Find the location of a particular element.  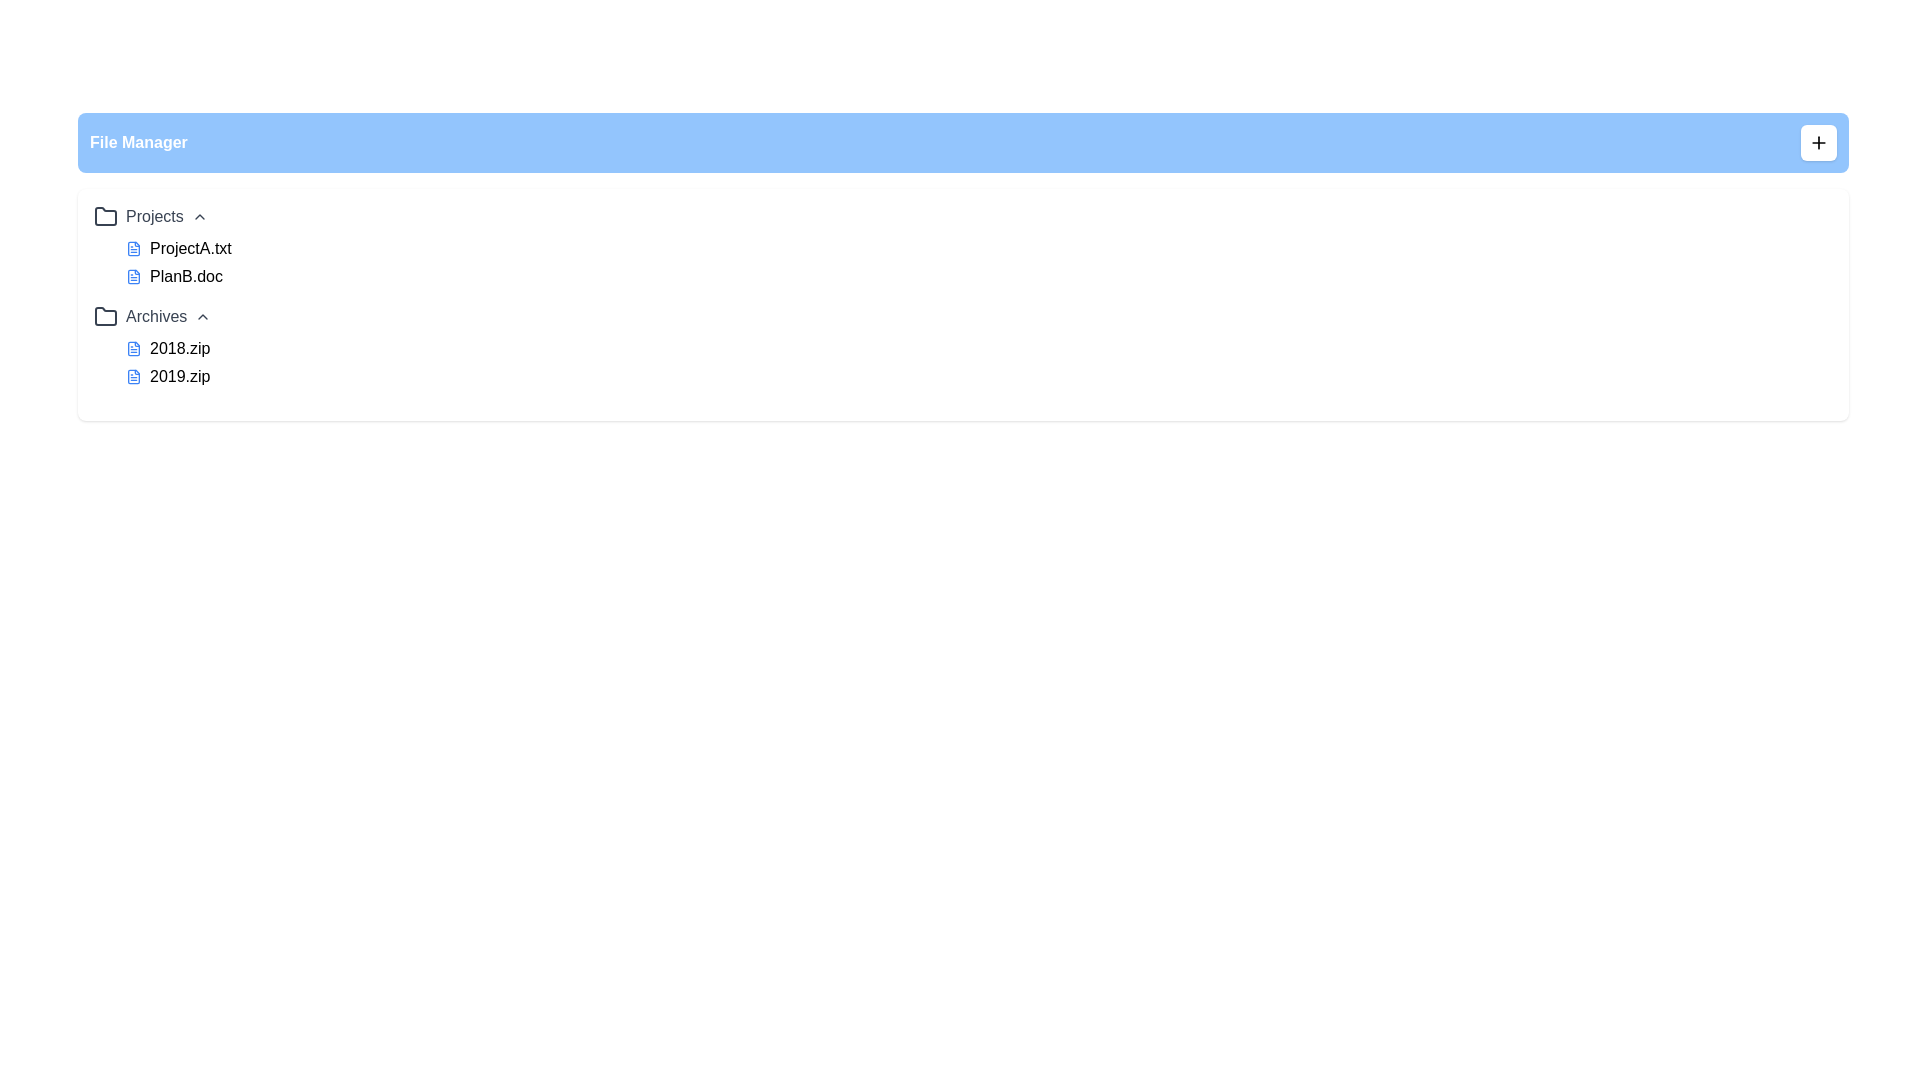

the File Icon representing the '2018.zip' entry located under the 'Archives' section in the UI is located at coordinates (133, 347).